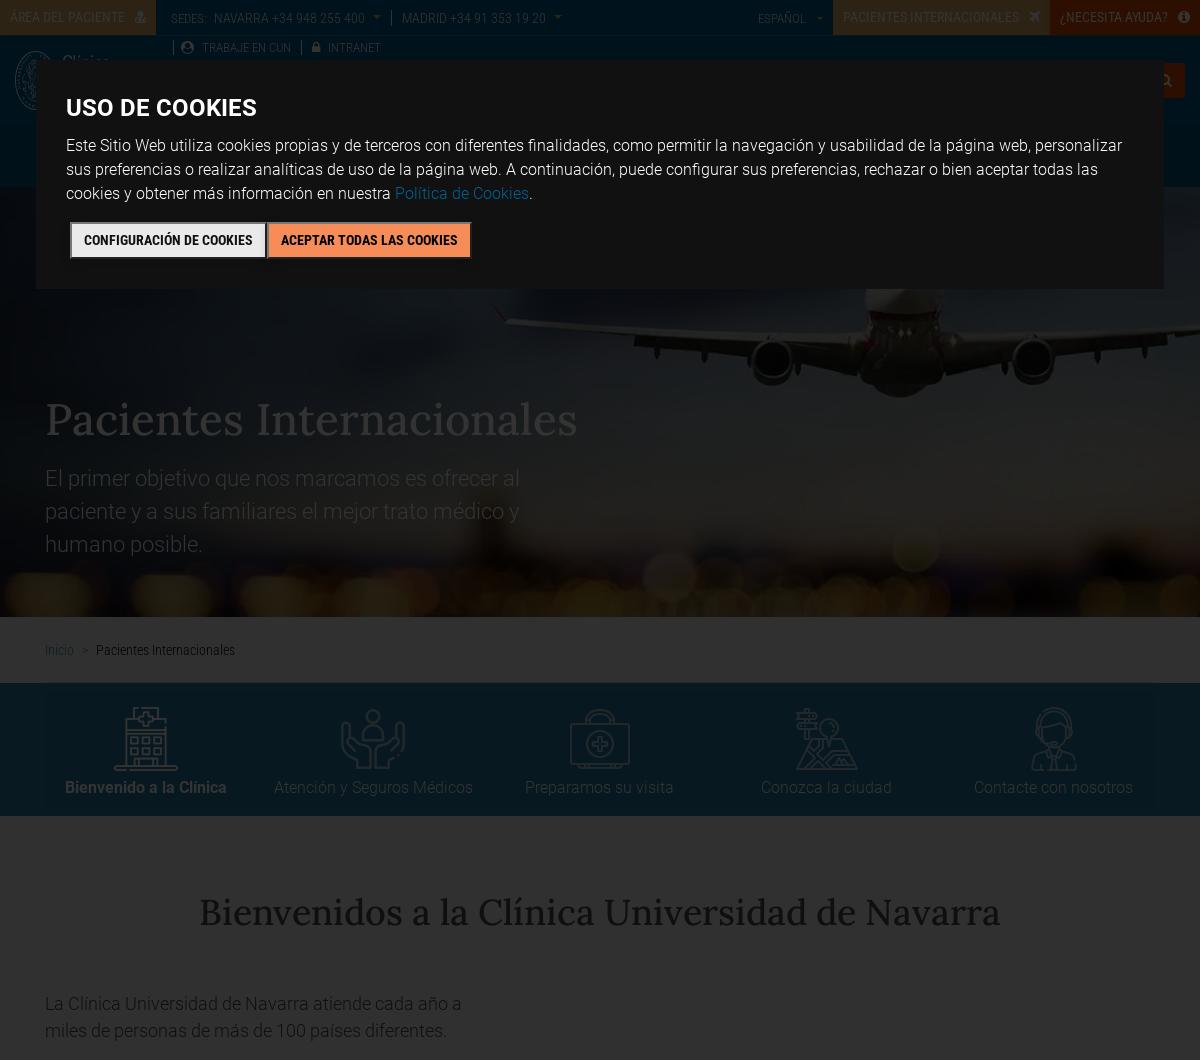  What do you see at coordinates (146, 786) in the screenshot?
I see `'Bienvenido a la Clínica'` at bounding box center [146, 786].